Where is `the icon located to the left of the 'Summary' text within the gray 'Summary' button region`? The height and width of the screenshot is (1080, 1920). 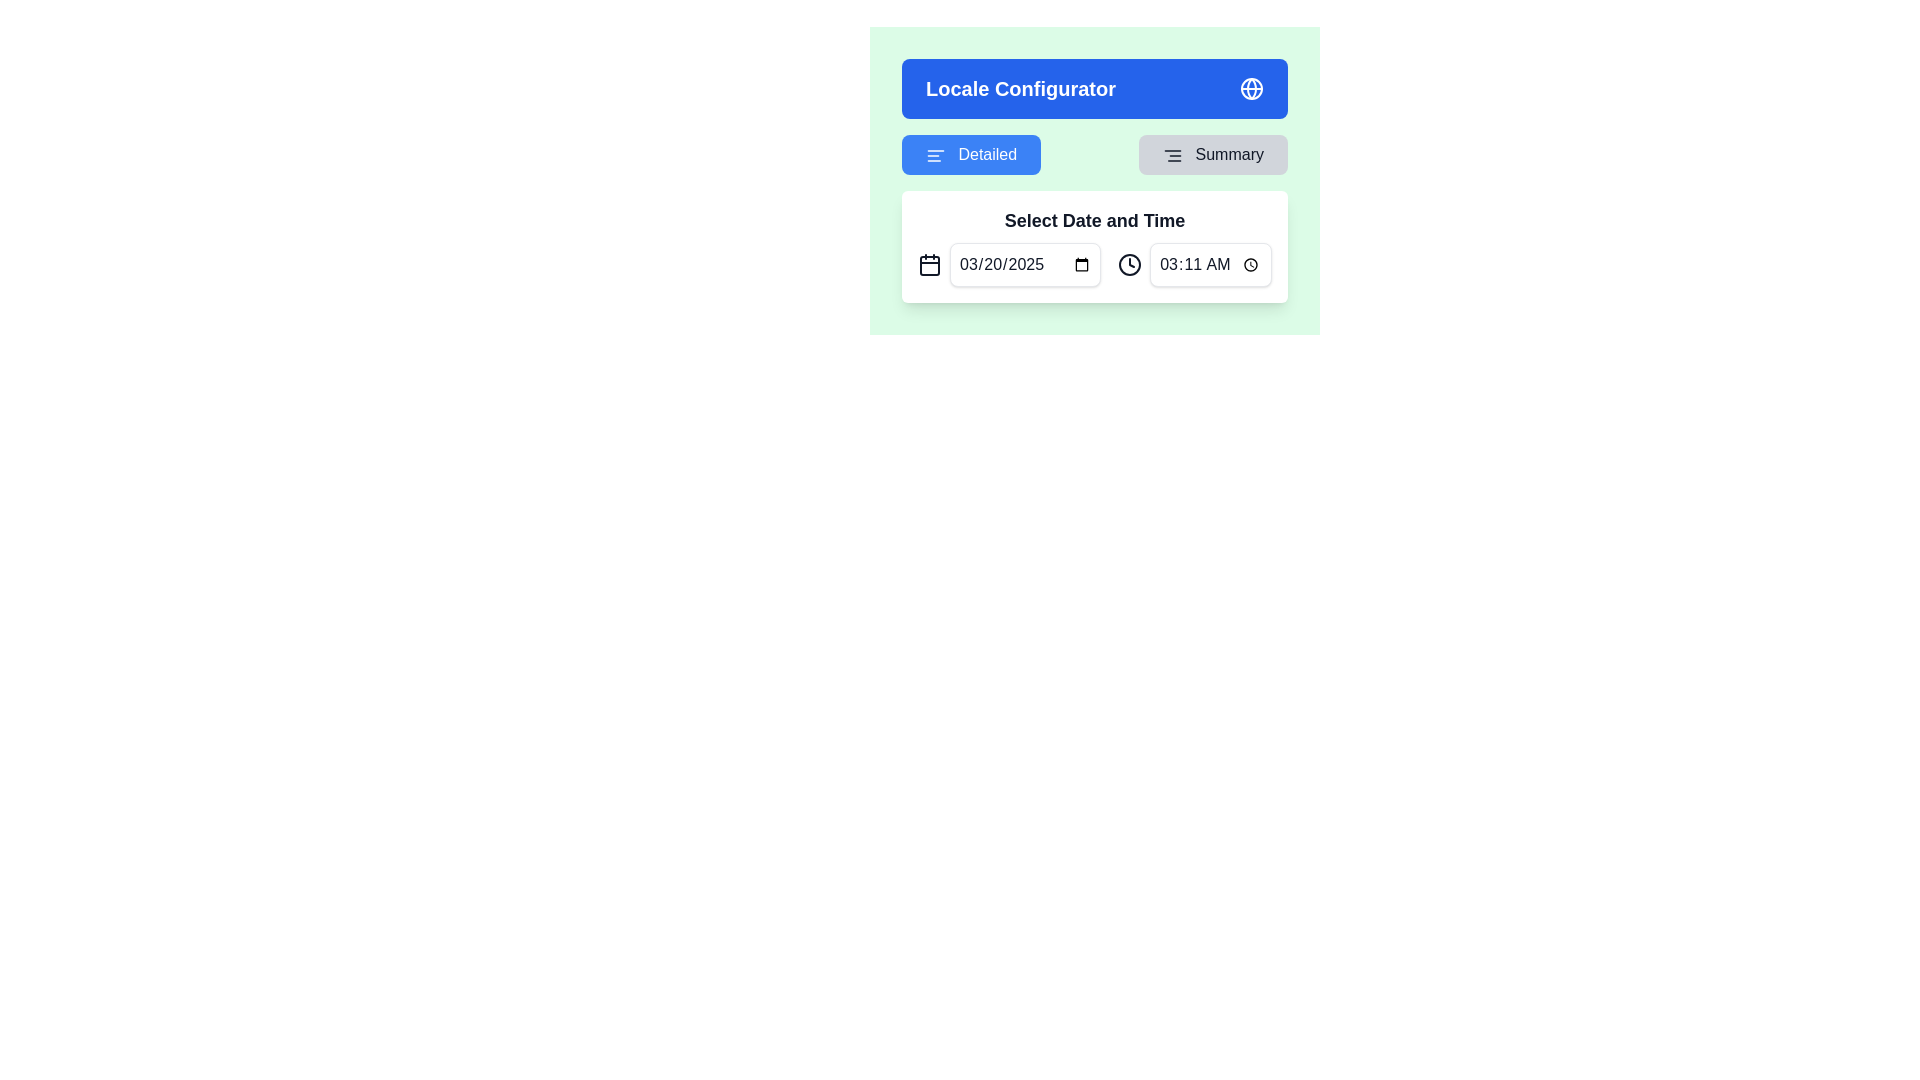
the icon located to the left of the 'Summary' text within the gray 'Summary' button region is located at coordinates (1173, 154).